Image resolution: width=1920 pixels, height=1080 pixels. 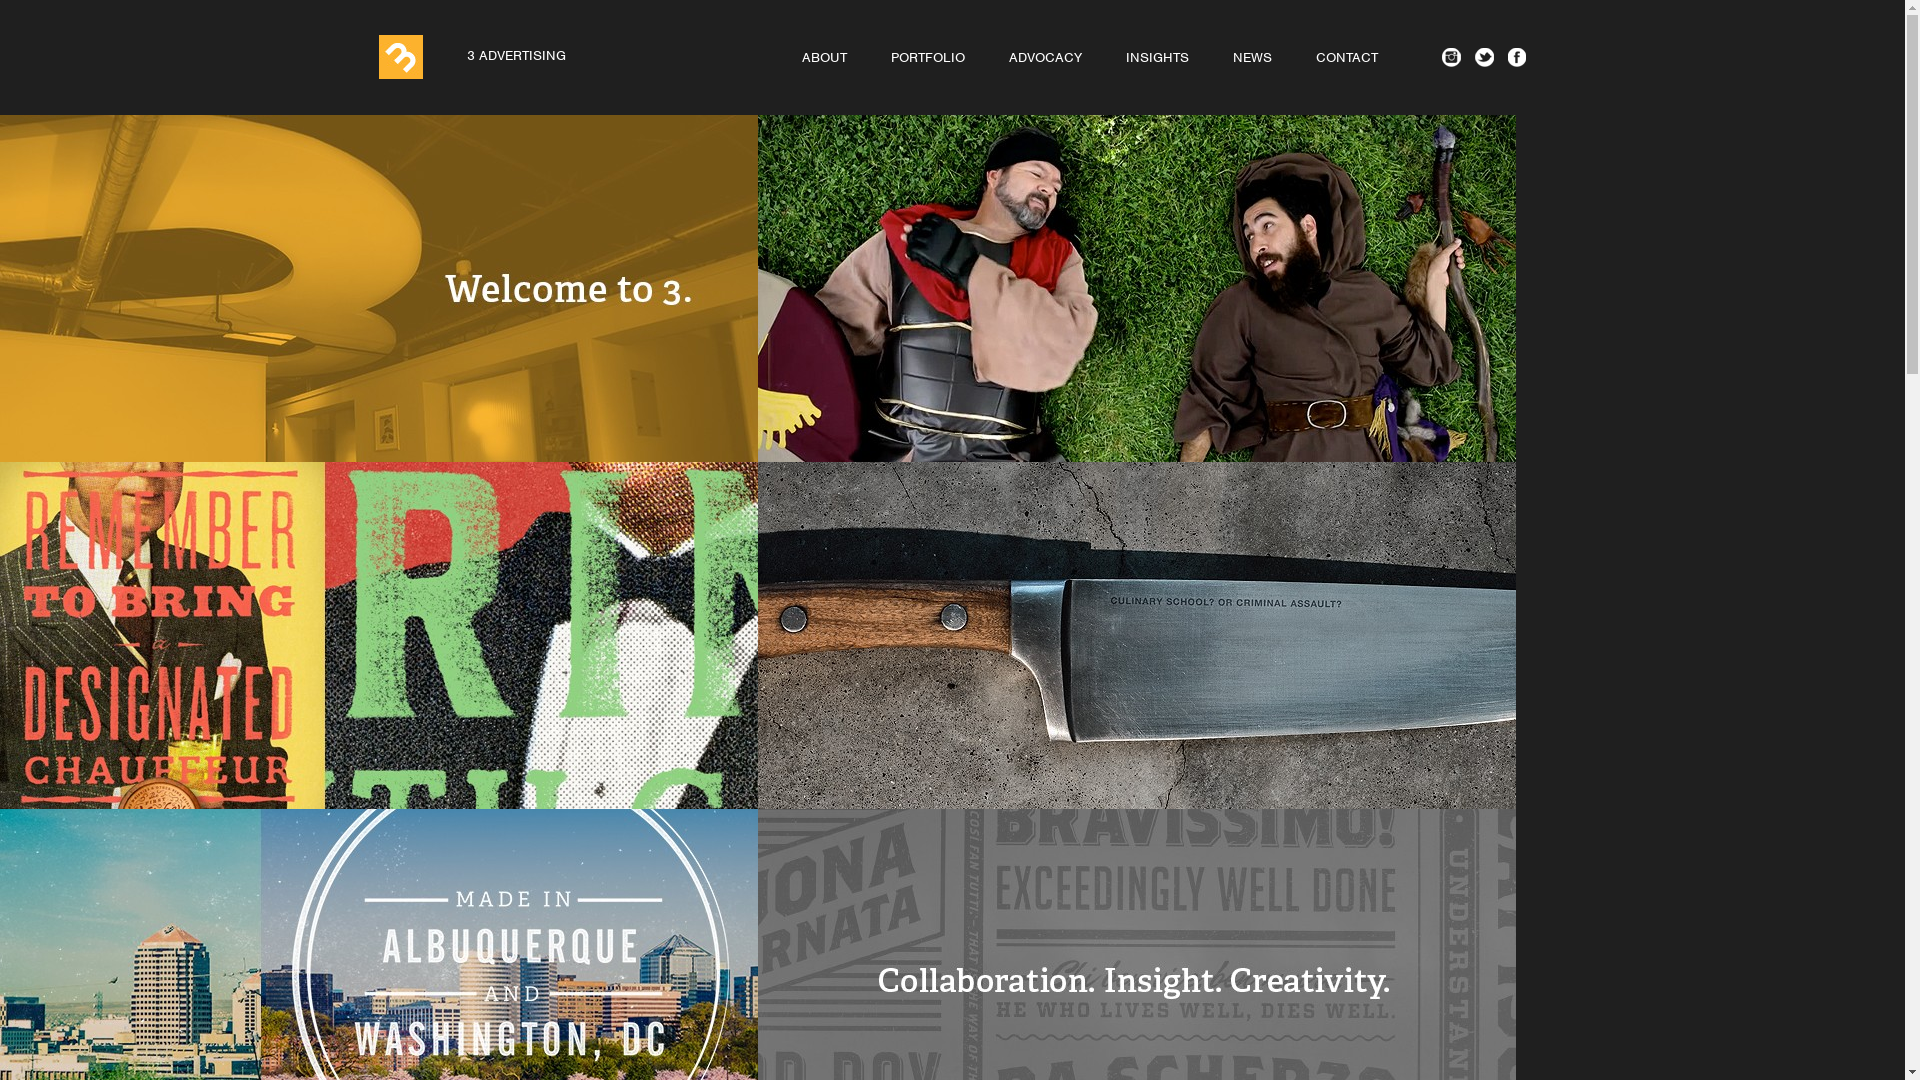 I want to click on 'INSIGHTS', so click(x=1157, y=59).